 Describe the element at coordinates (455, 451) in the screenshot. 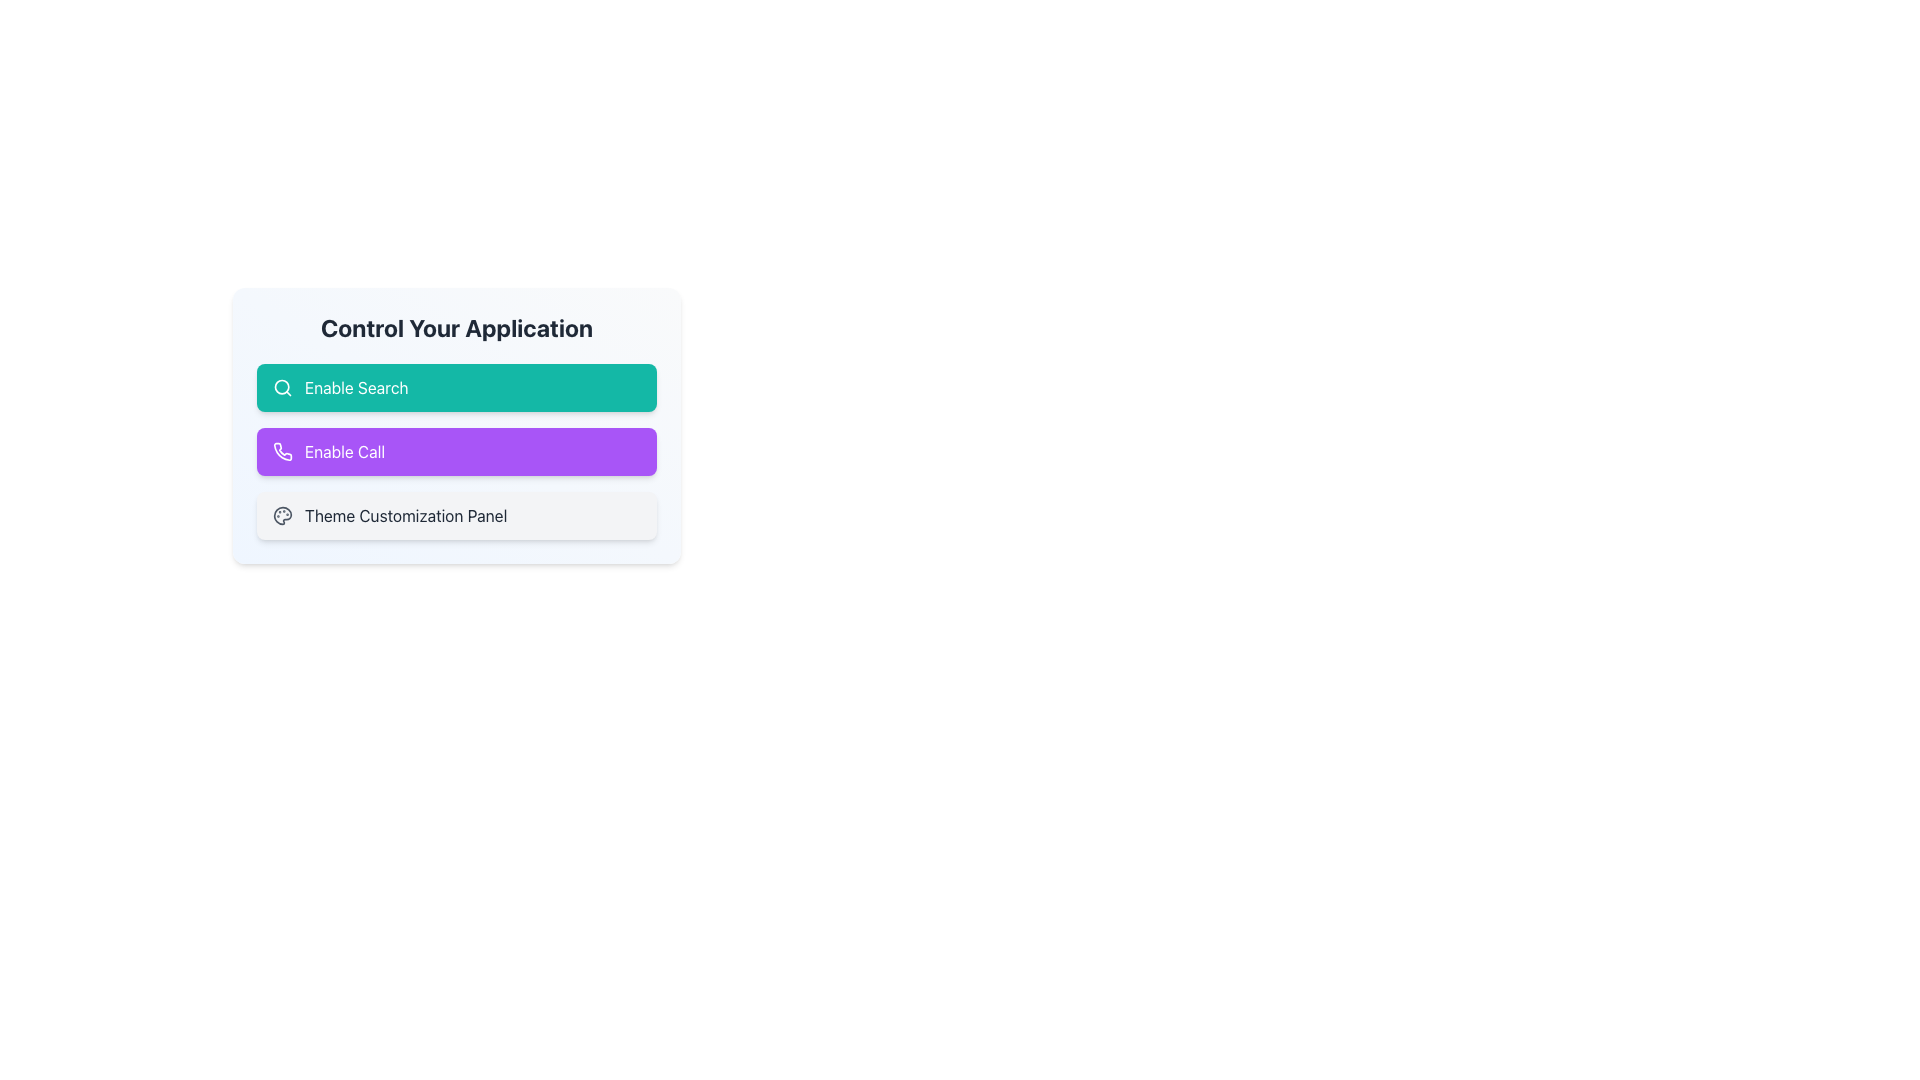

I see `the call functionality button located in the 'Control Your Application' panel, which is the second button in a vertical list` at that location.